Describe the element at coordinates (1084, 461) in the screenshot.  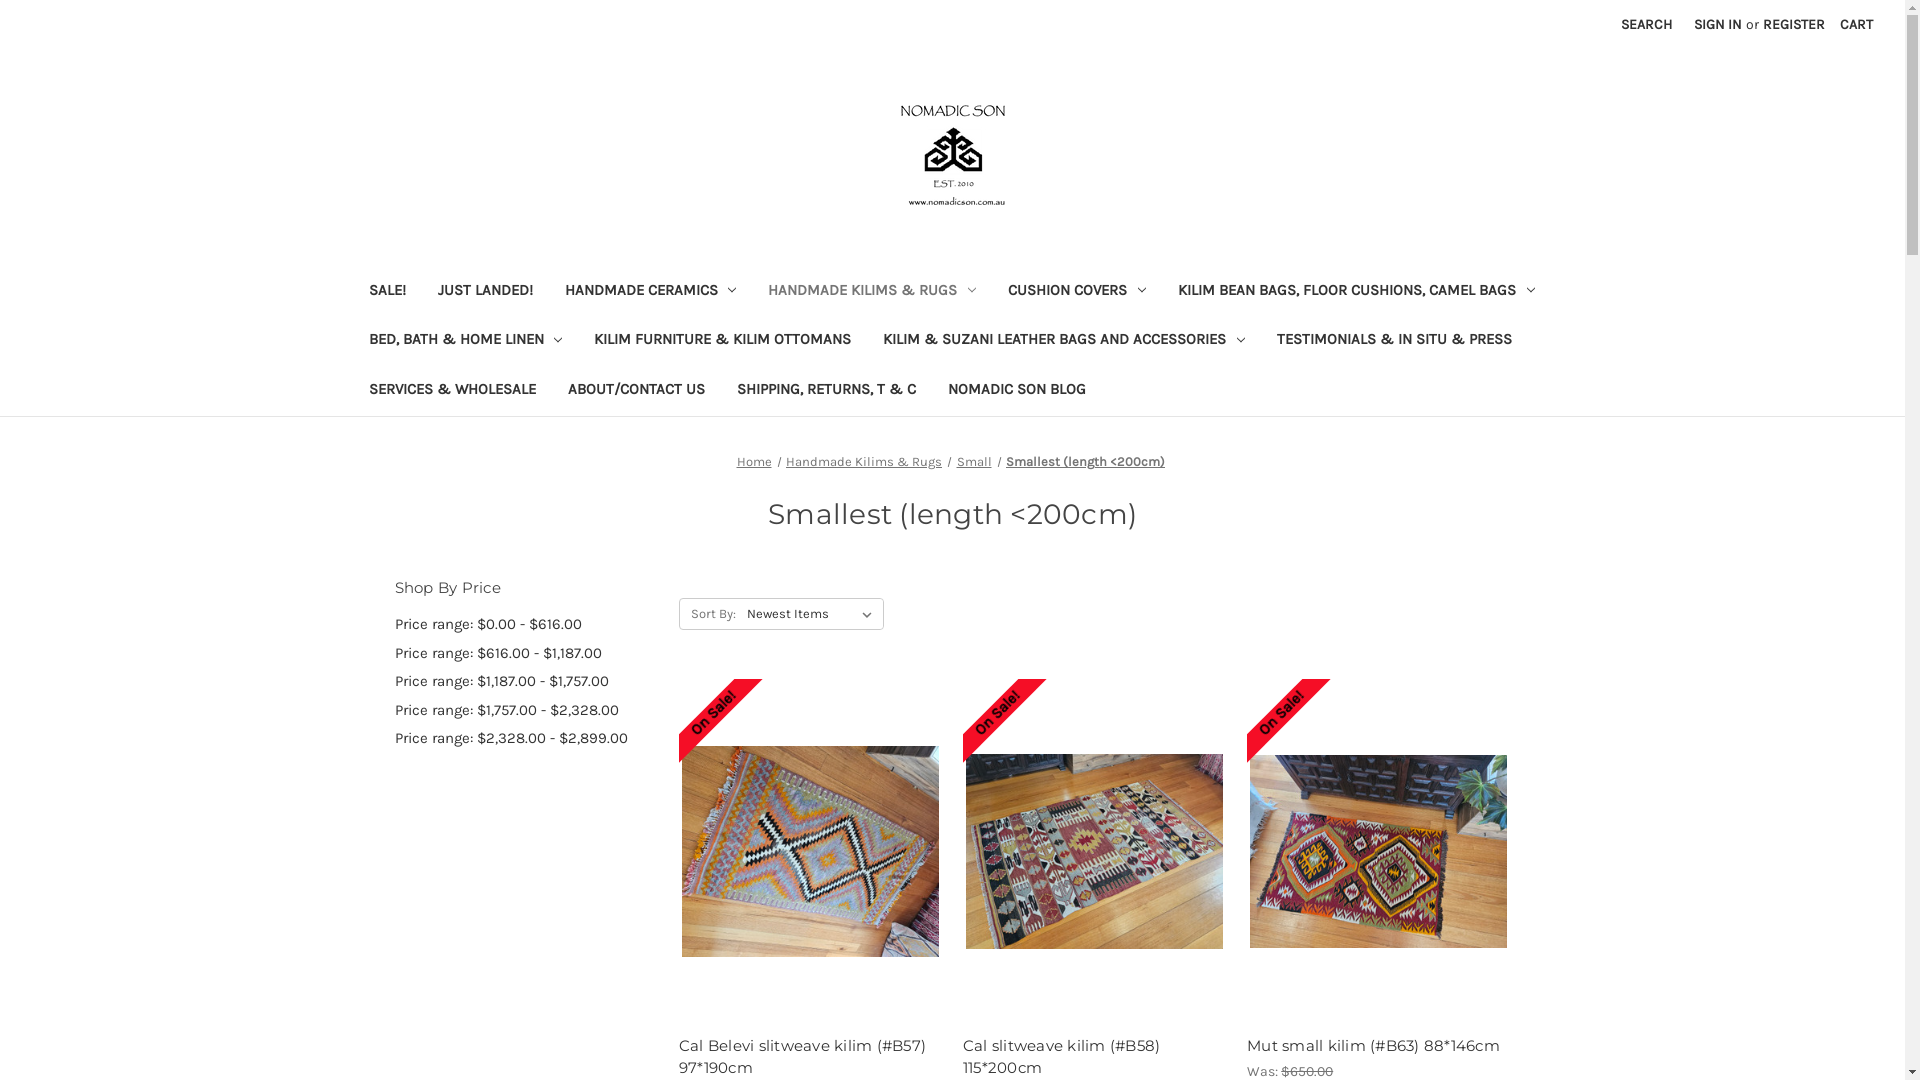
I see `'Smallest (length <200cm)'` at that location.